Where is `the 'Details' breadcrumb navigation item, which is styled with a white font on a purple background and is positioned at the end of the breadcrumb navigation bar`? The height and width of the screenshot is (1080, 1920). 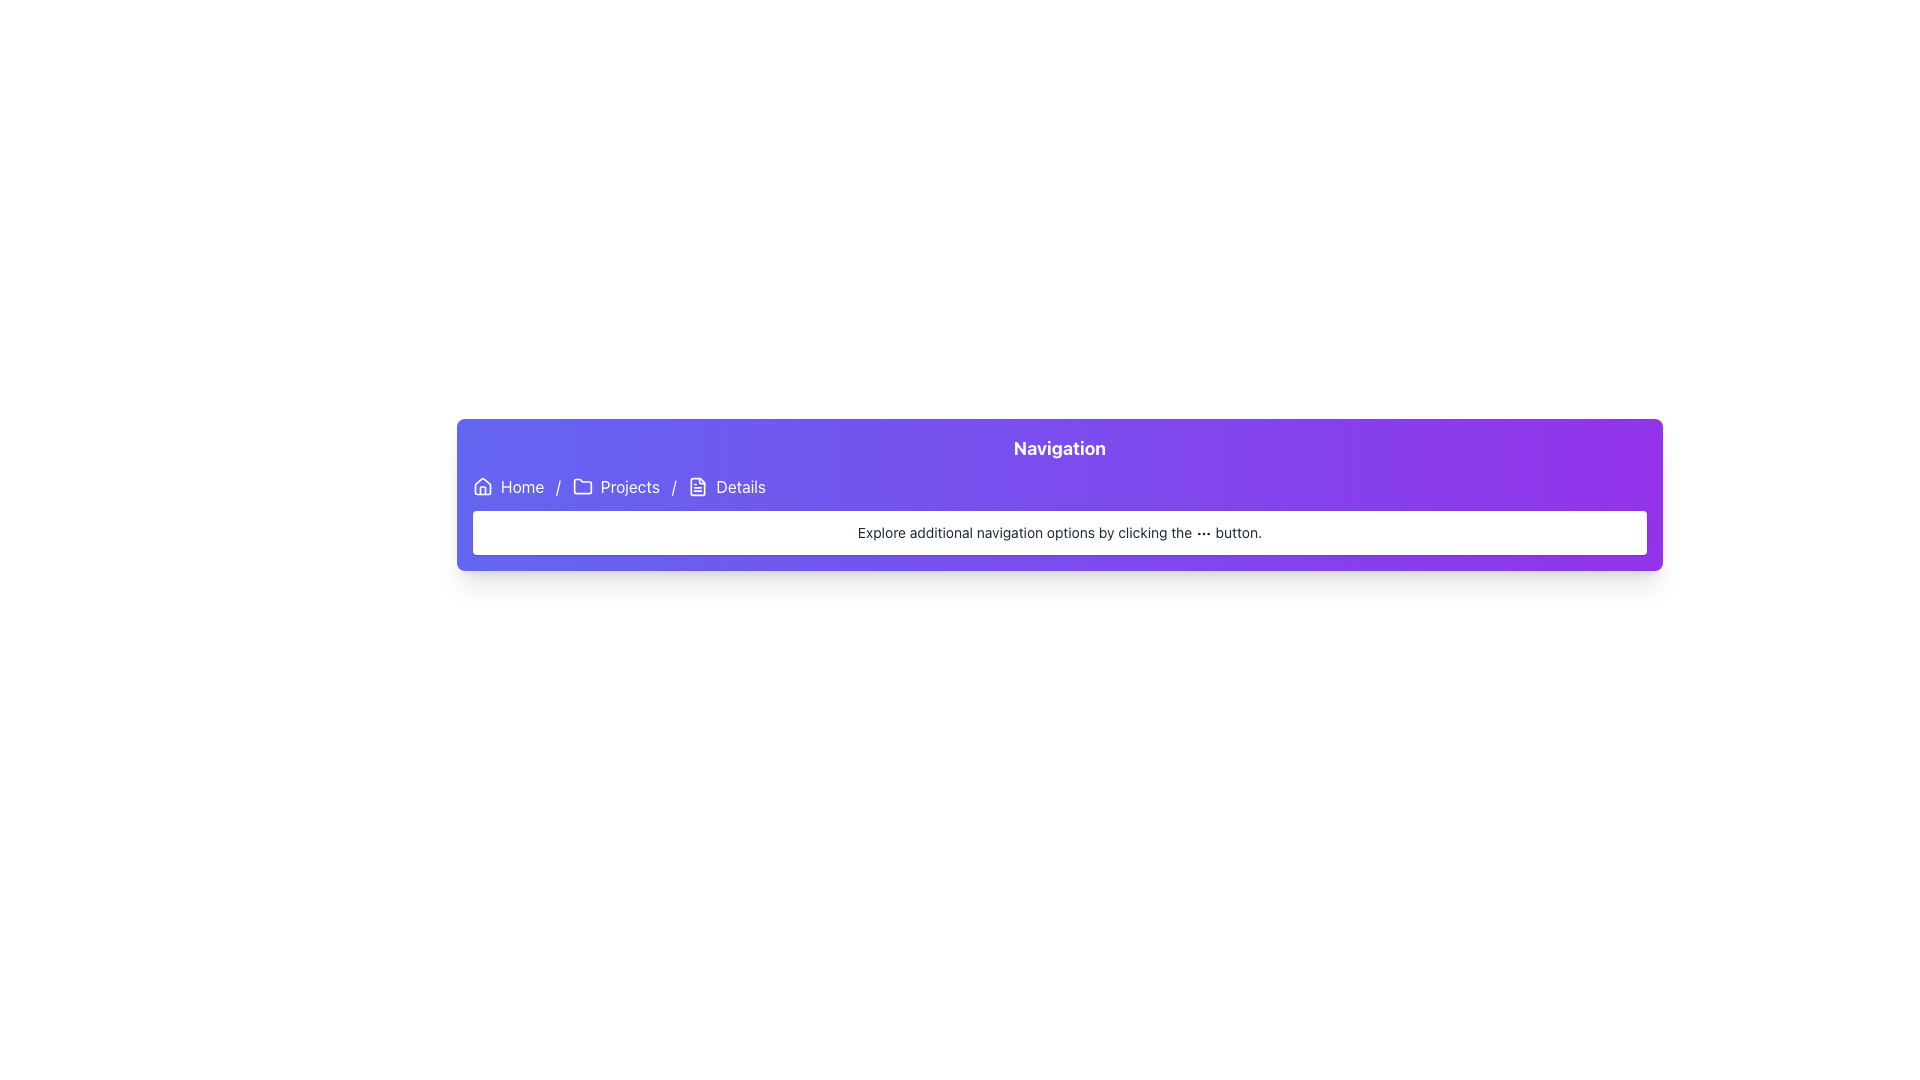
the 'Details' breadcrumb navigation item, which is styled with a white font on a purple background and is positioned at the end of the breadcrumb navigation bar is located at coordinates (725, 486).